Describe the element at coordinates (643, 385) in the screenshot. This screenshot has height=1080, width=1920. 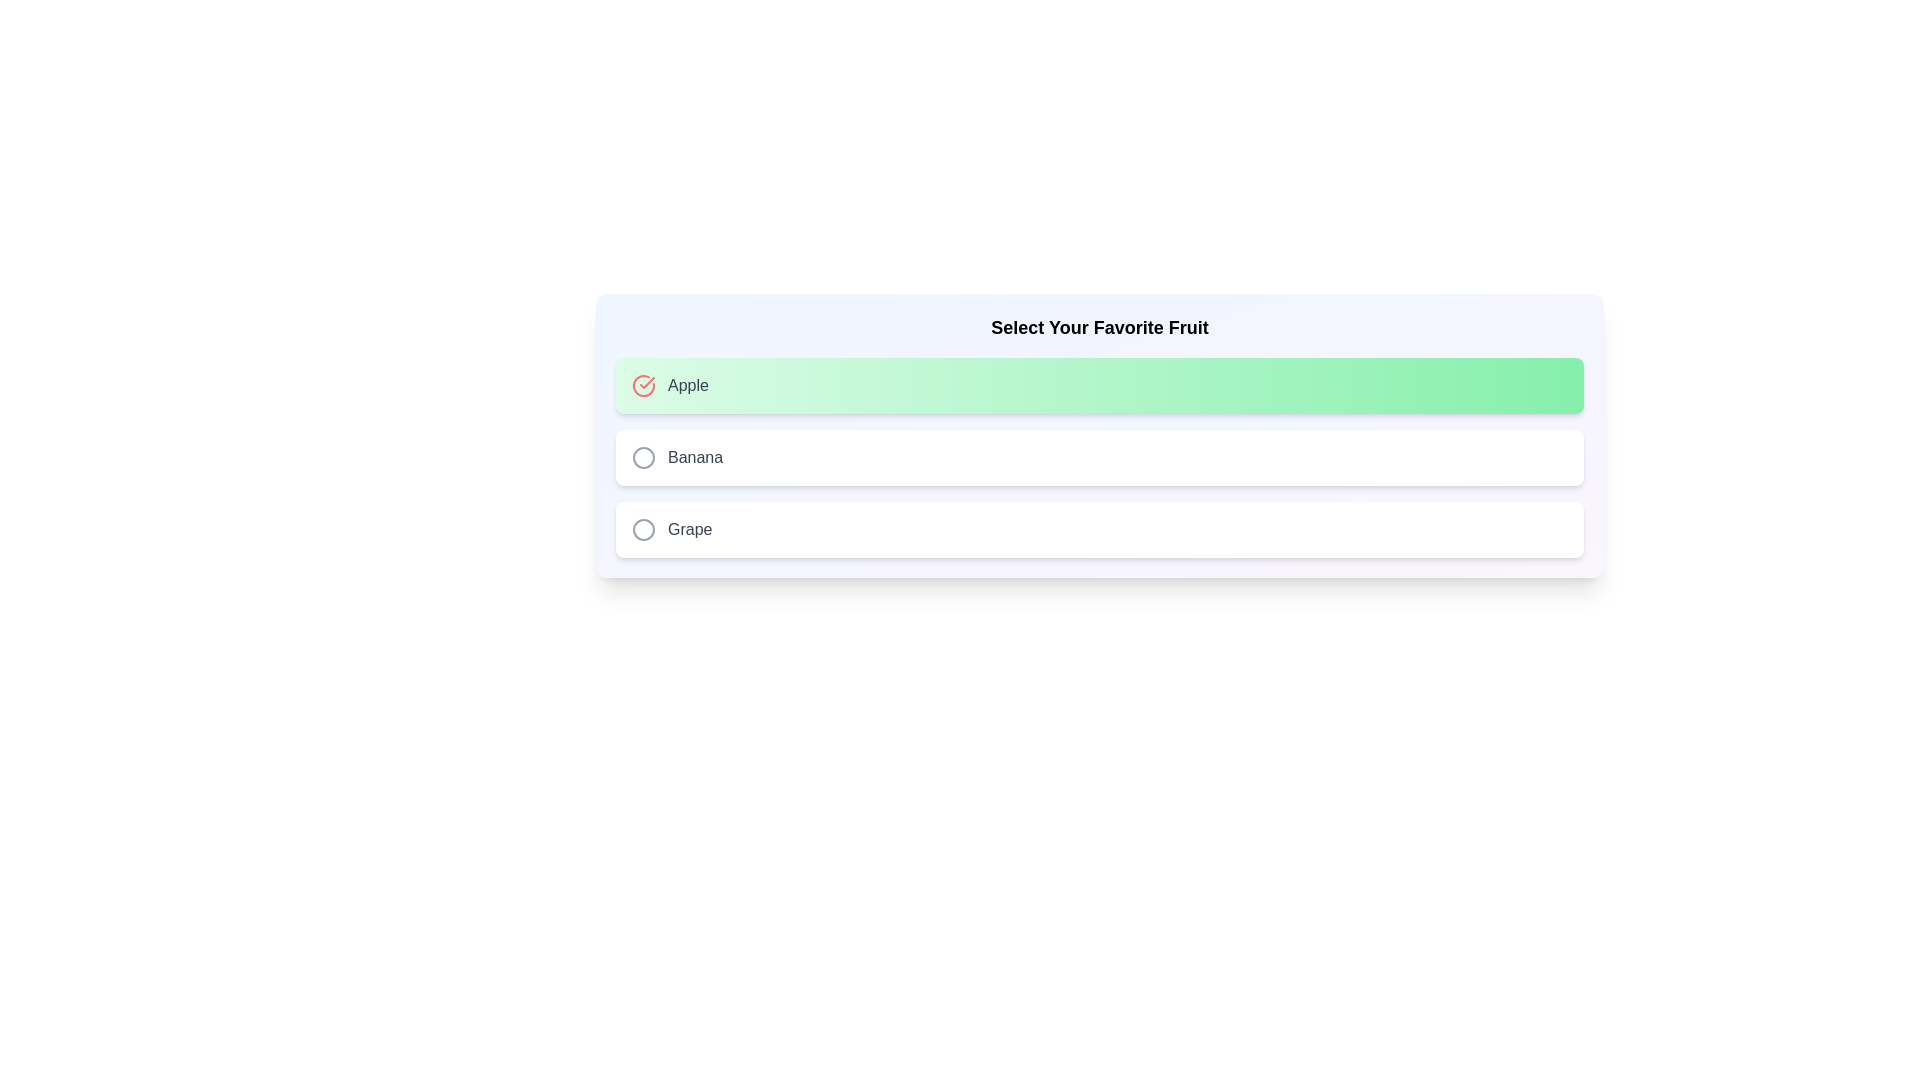
I see `the red outlined circular check icon with a tick inside, located at the leftmost side of the 'Apple' option row` at that location.